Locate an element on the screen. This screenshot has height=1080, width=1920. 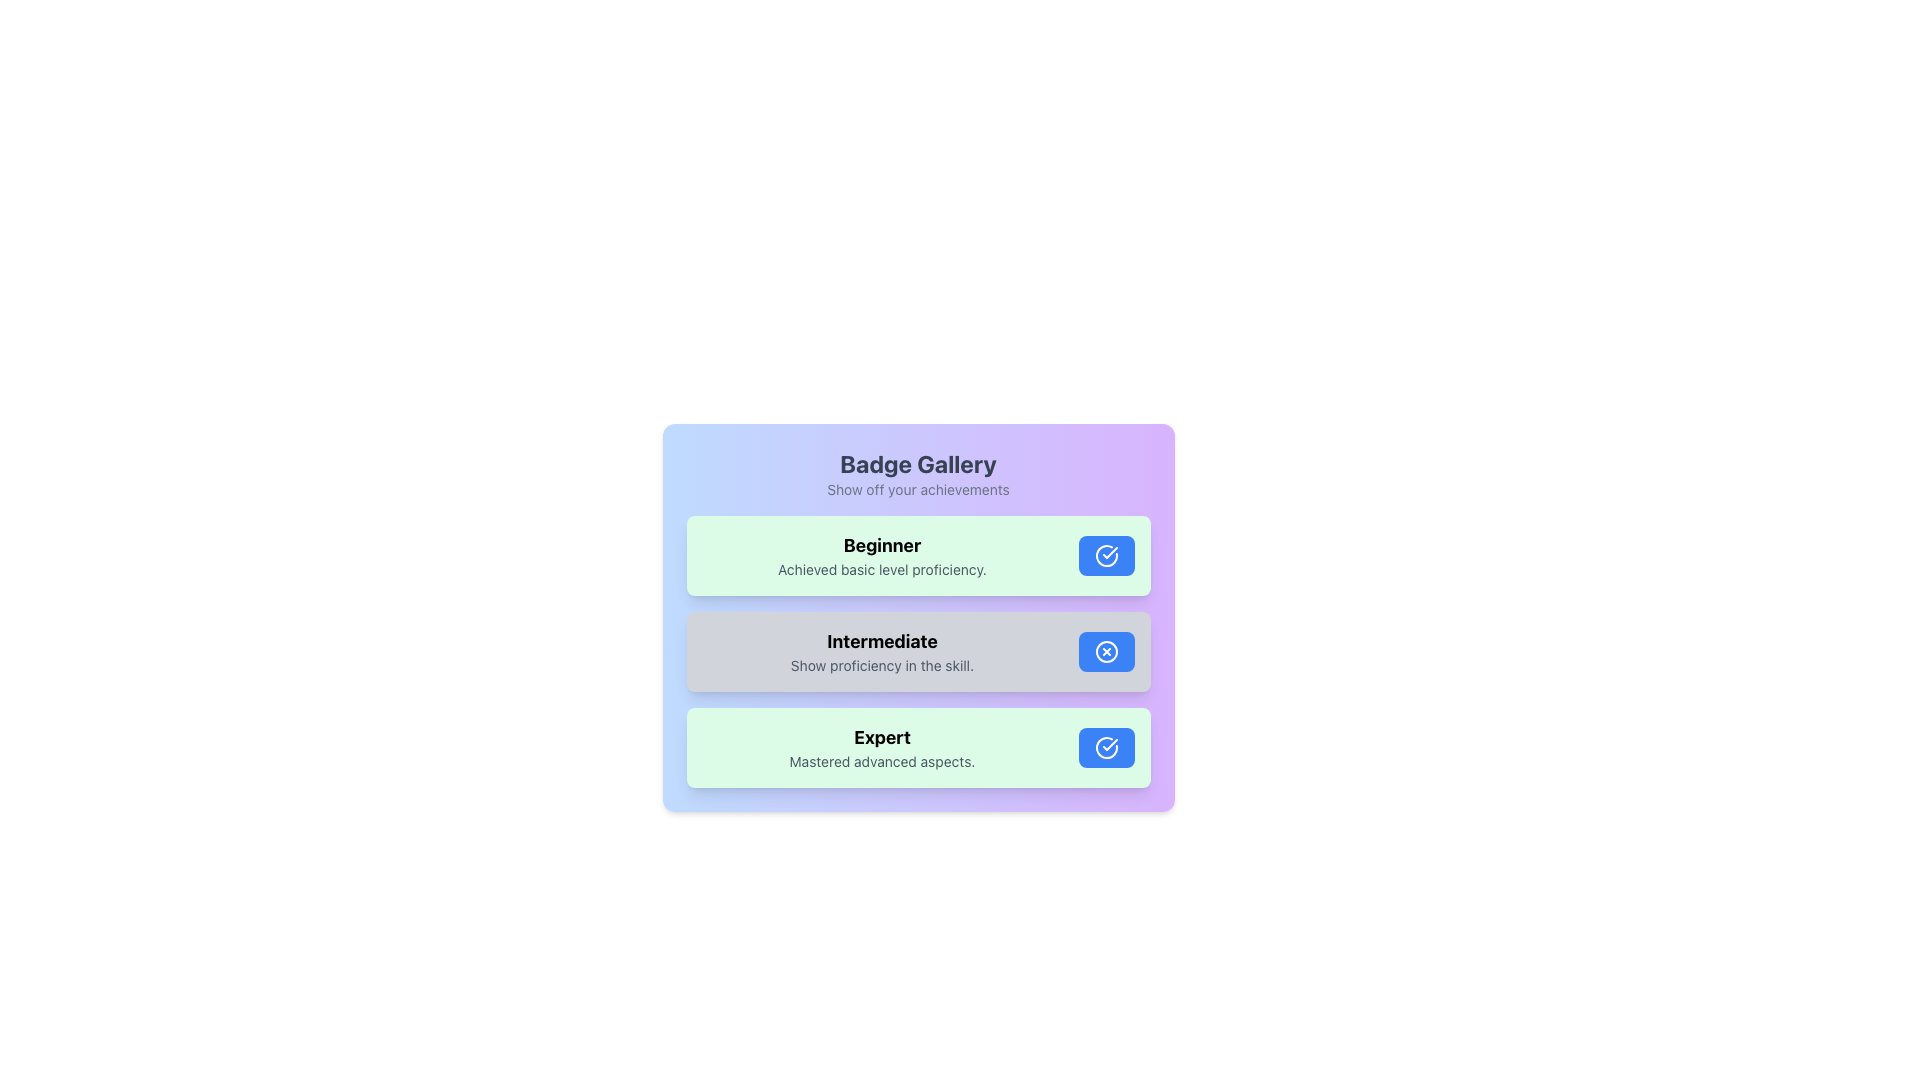
the Intermediate skill level card, which is the central card in a vertical stack of three, positioned between the Beginner and Expert cards is located at coordinates (917, 651).